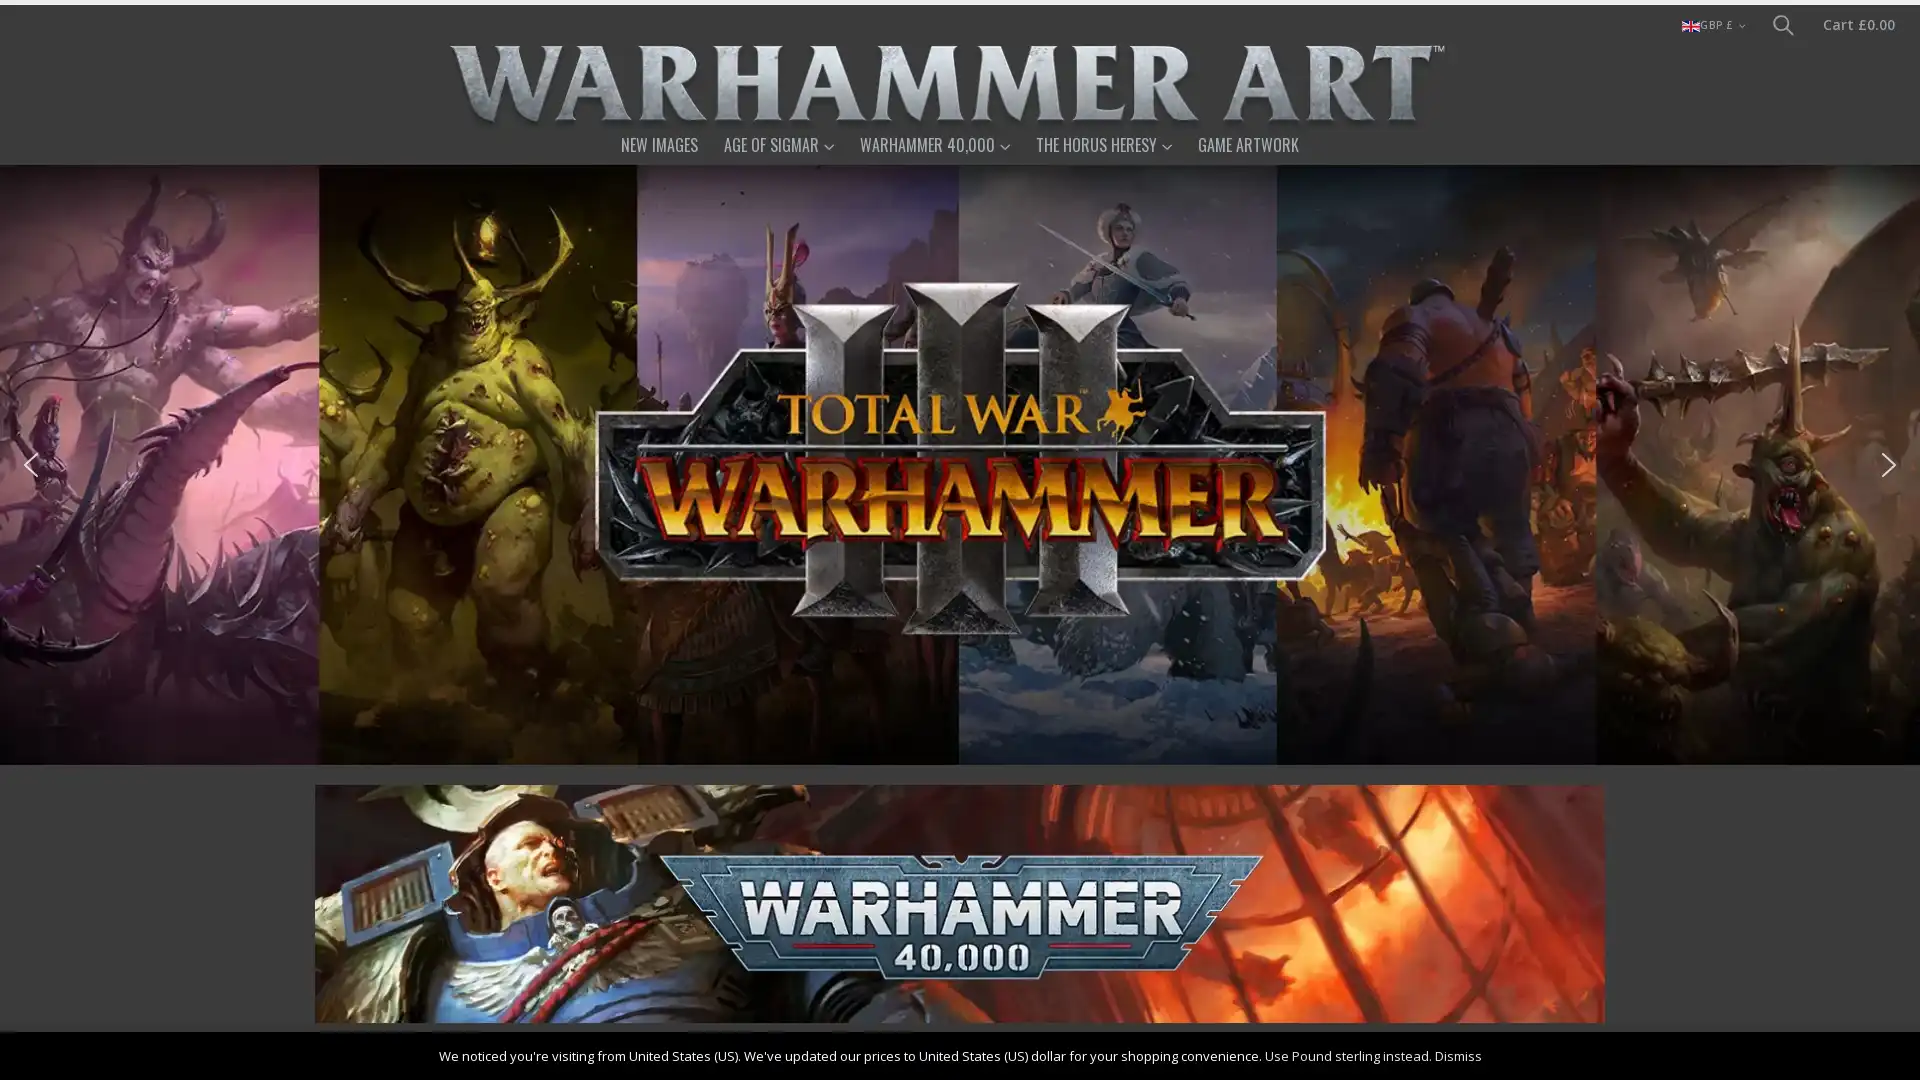  I want to click on previous arrow, so click(30, 463).